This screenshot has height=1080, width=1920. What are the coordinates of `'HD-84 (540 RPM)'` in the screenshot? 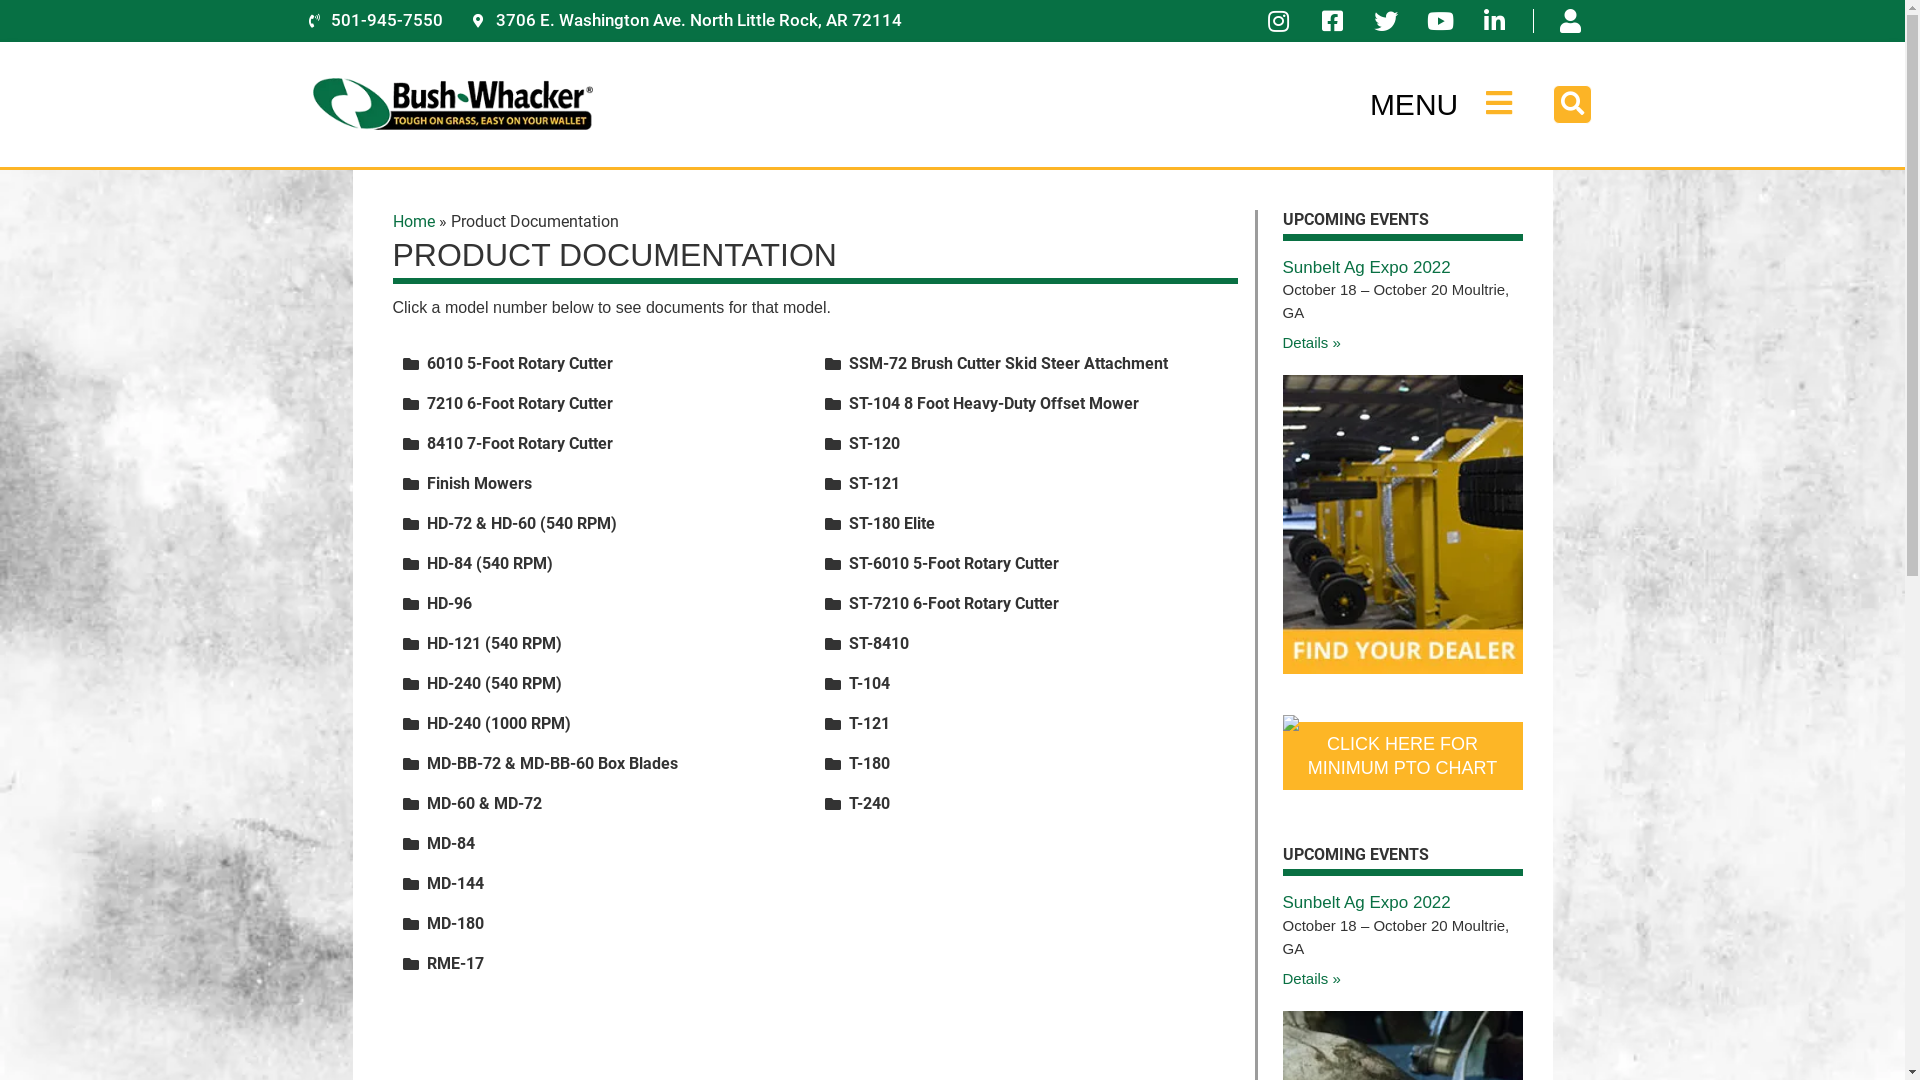 It's located at (489, 563).